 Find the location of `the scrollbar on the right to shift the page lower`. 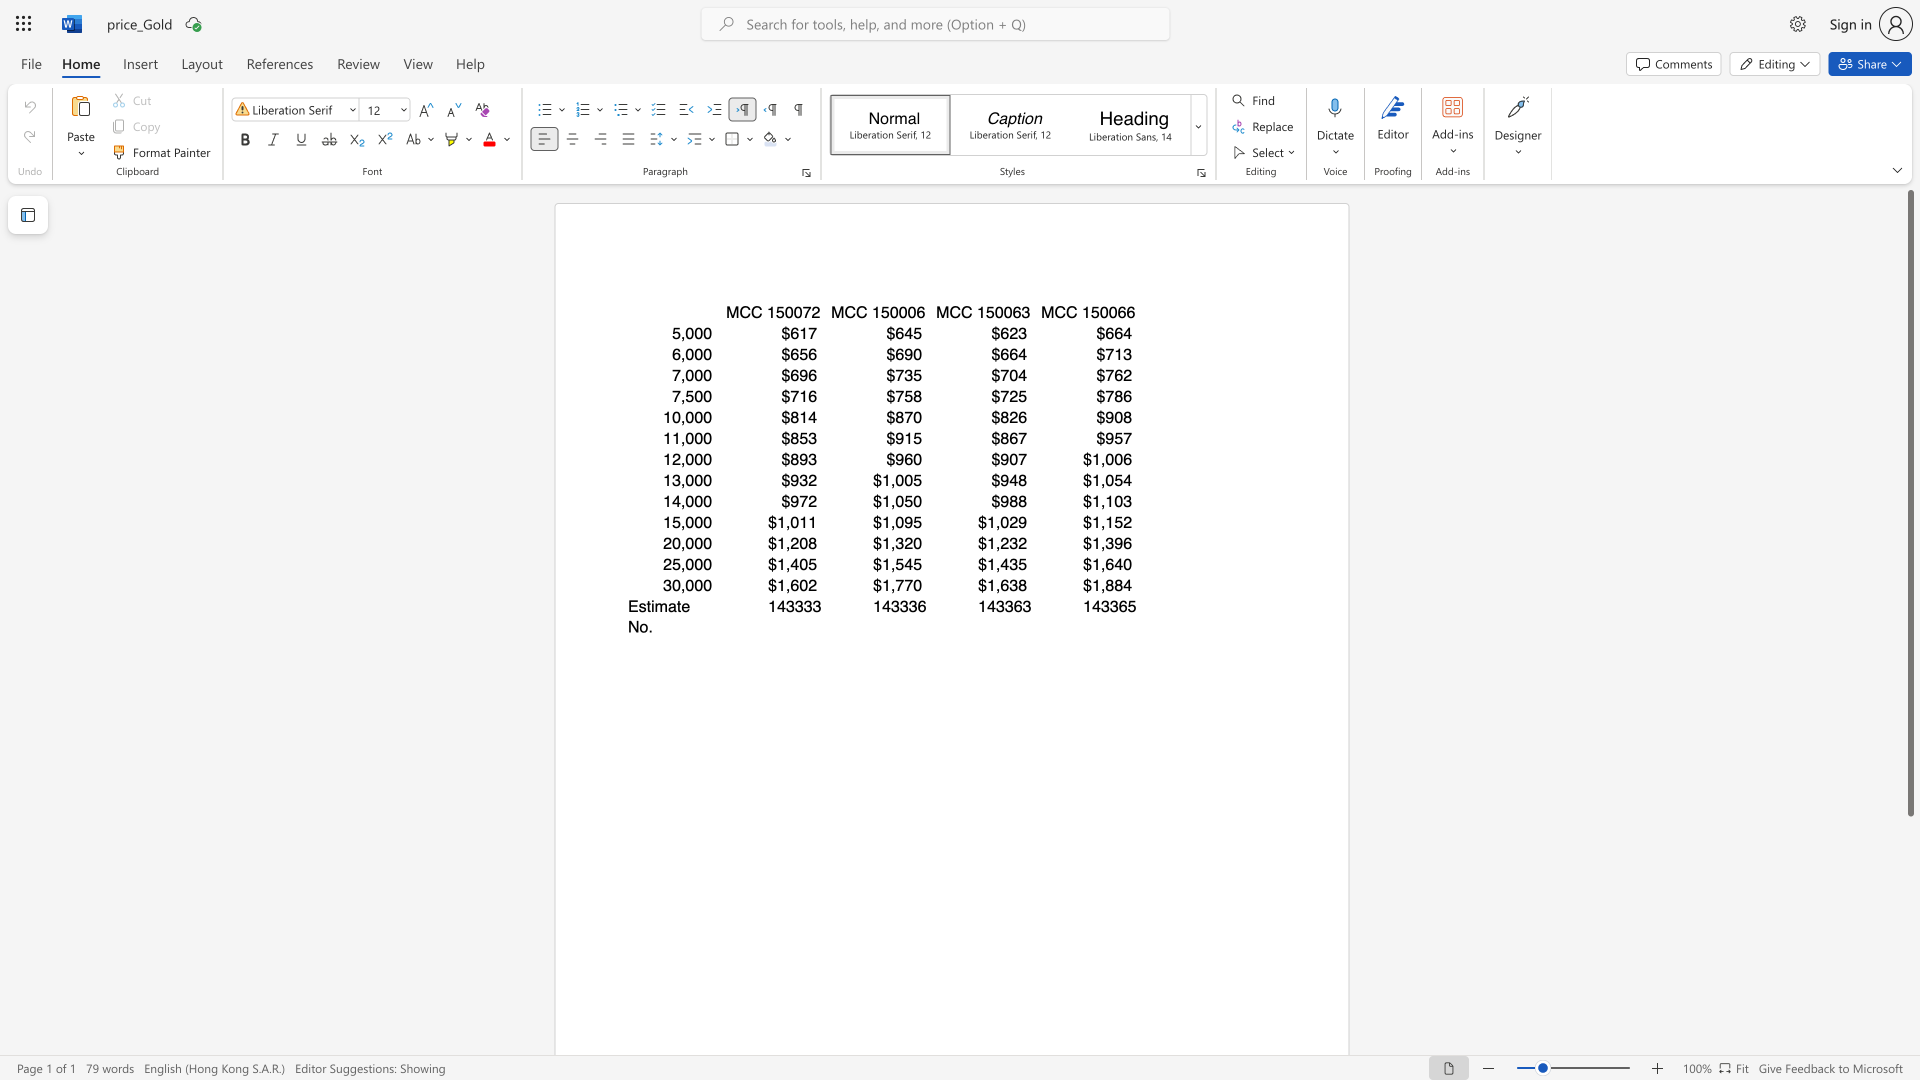

the scrollbar on the right to shift the page lower is located at coordinates (1909, 869).